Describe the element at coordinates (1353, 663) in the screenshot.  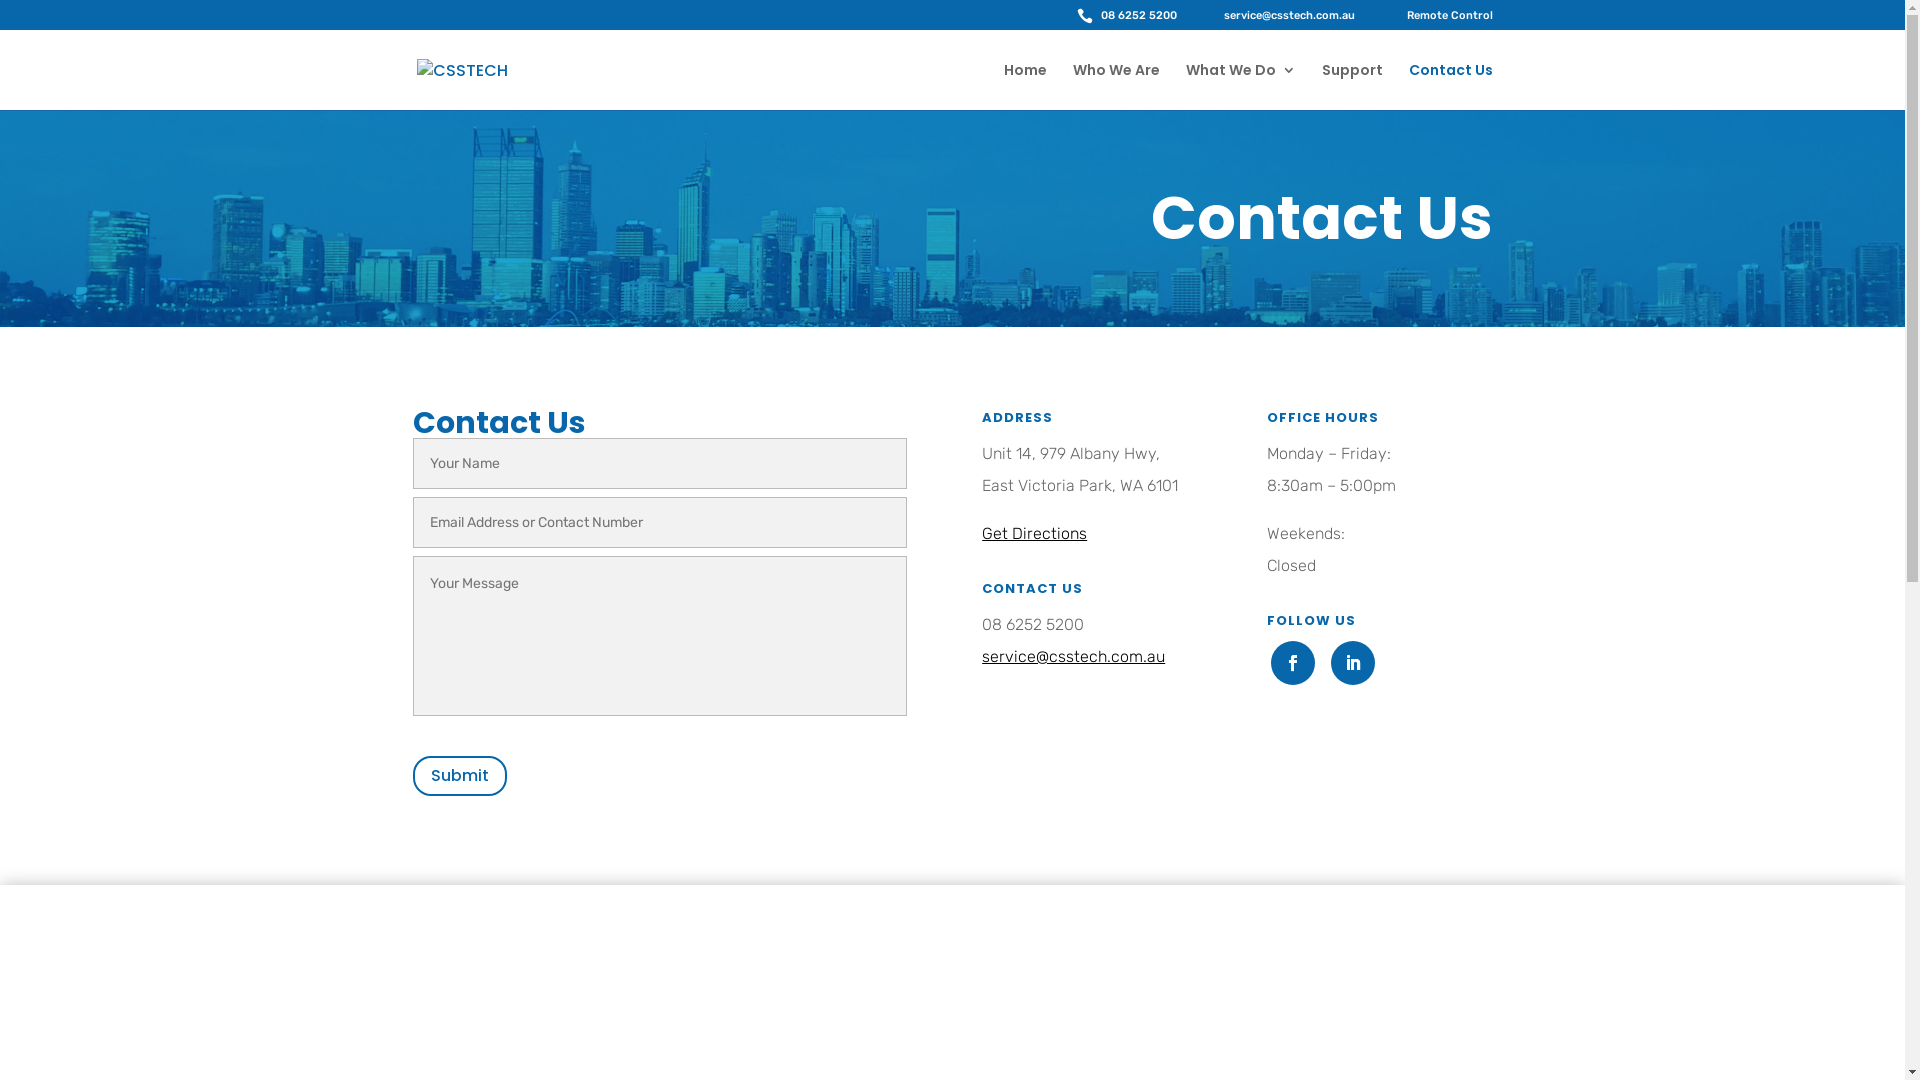
I see `'Follow on LinkedIn'` at that location.